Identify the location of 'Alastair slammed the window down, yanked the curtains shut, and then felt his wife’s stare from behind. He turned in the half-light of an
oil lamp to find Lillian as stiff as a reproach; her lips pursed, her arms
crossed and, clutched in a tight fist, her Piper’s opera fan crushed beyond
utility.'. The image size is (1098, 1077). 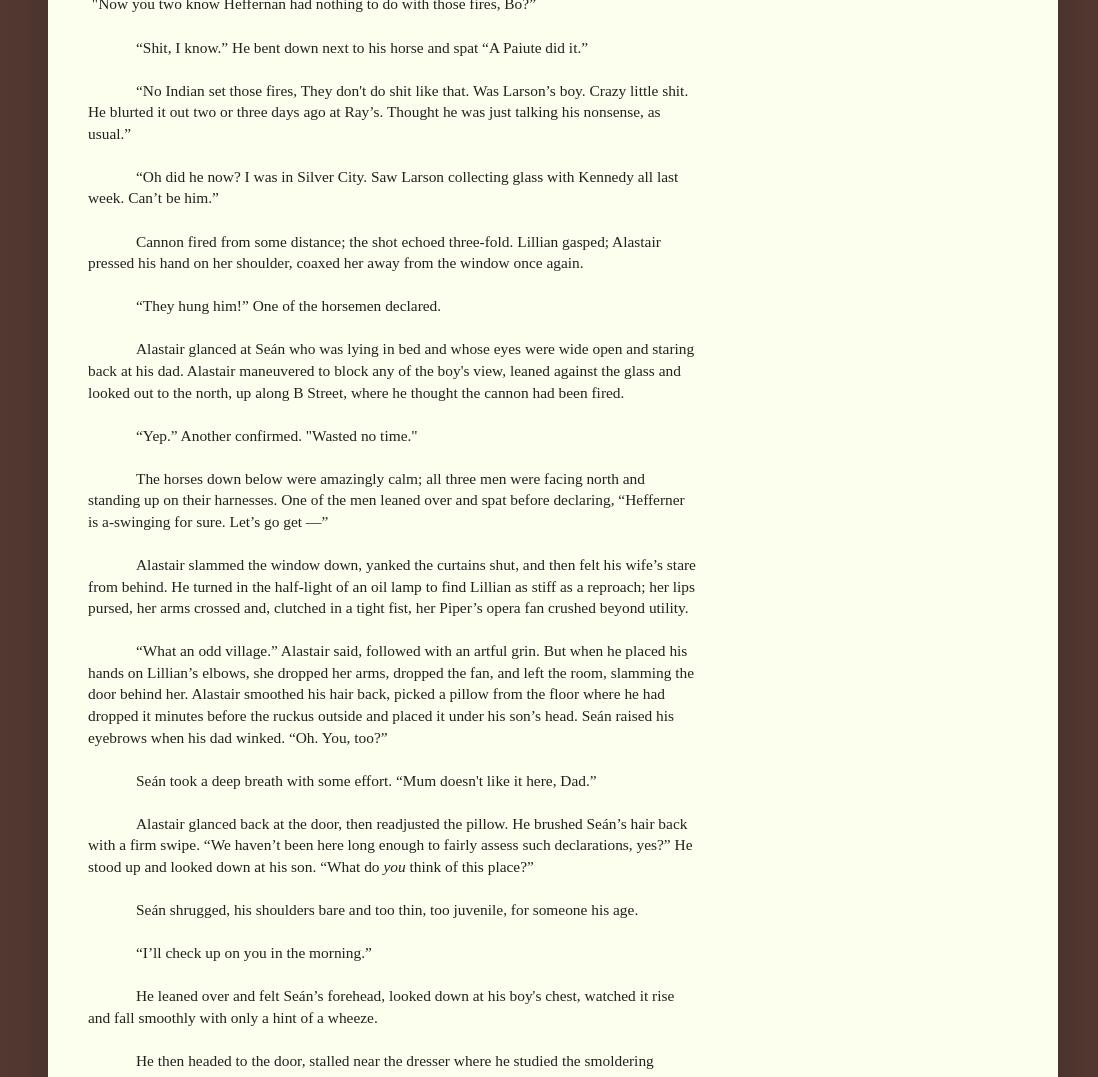
(390, 584).